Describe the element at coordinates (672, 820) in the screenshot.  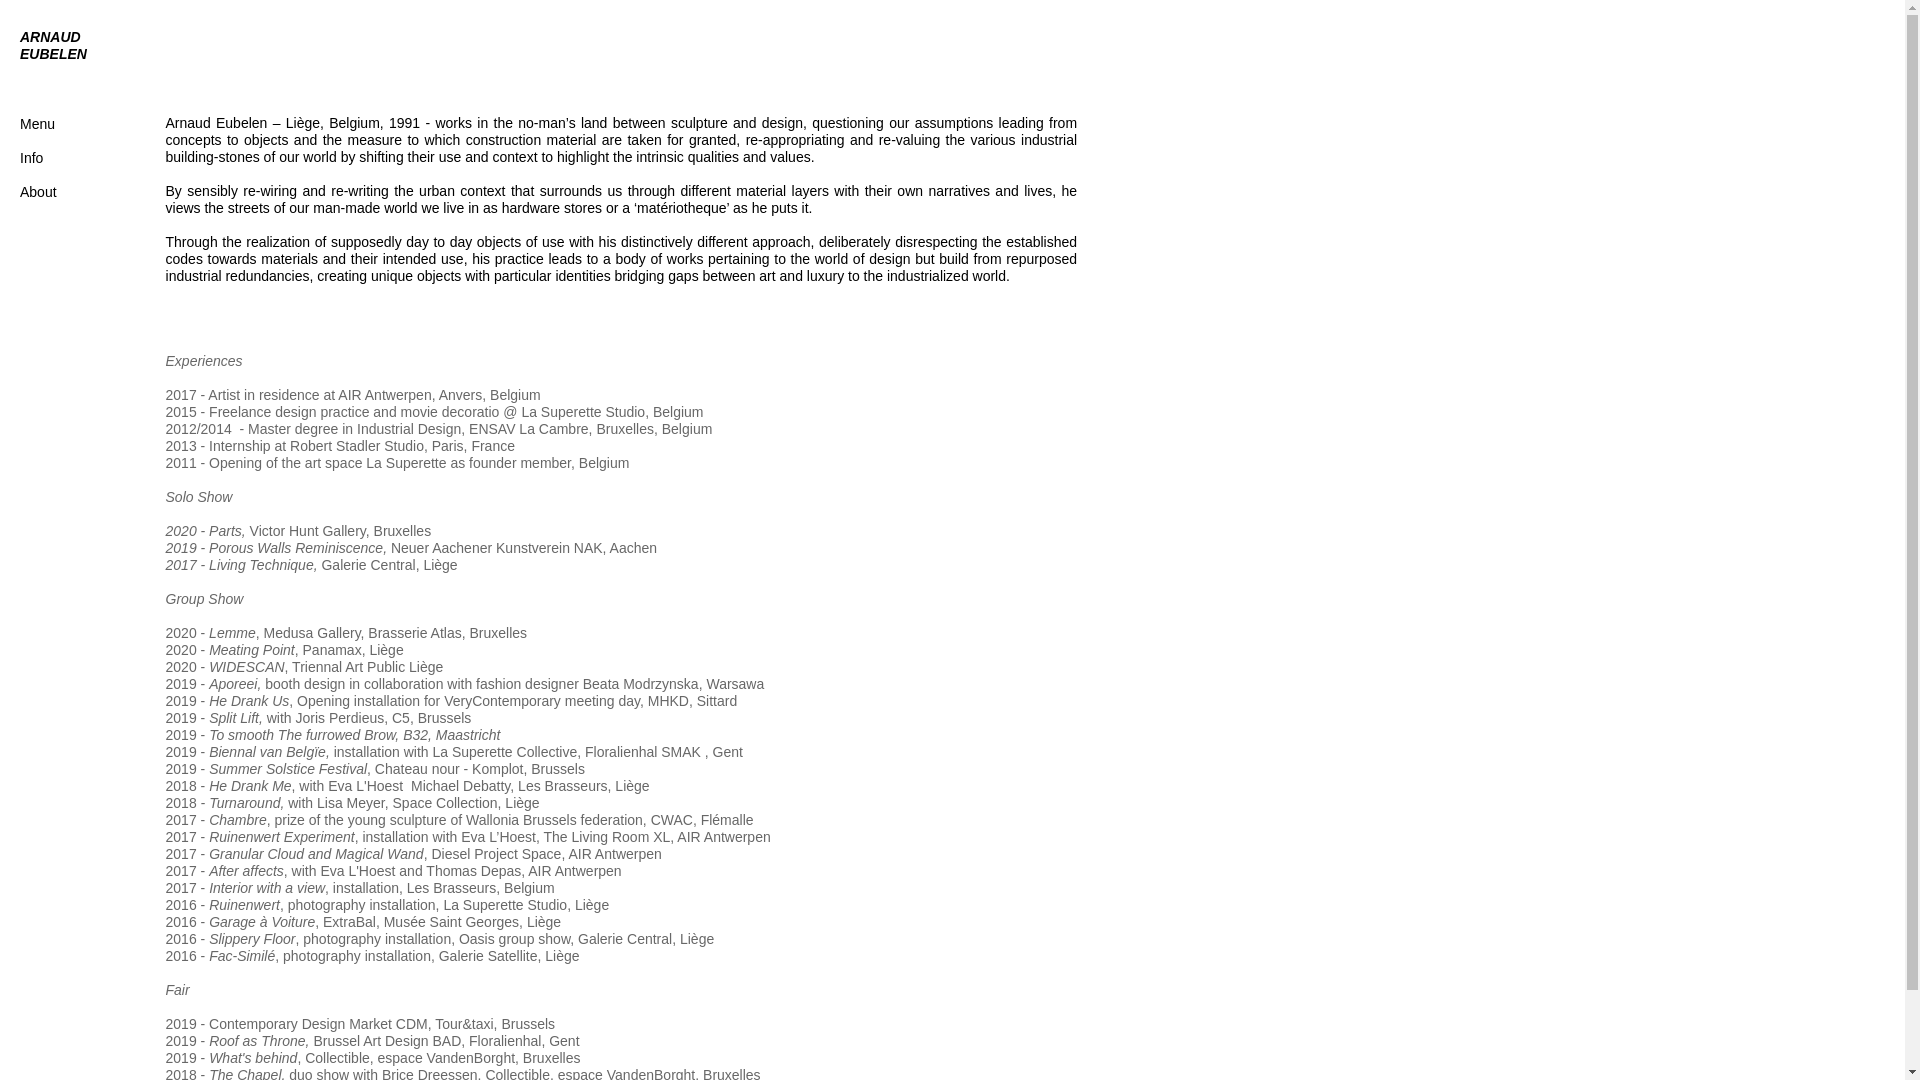
I see `'CWAC'` at that location.